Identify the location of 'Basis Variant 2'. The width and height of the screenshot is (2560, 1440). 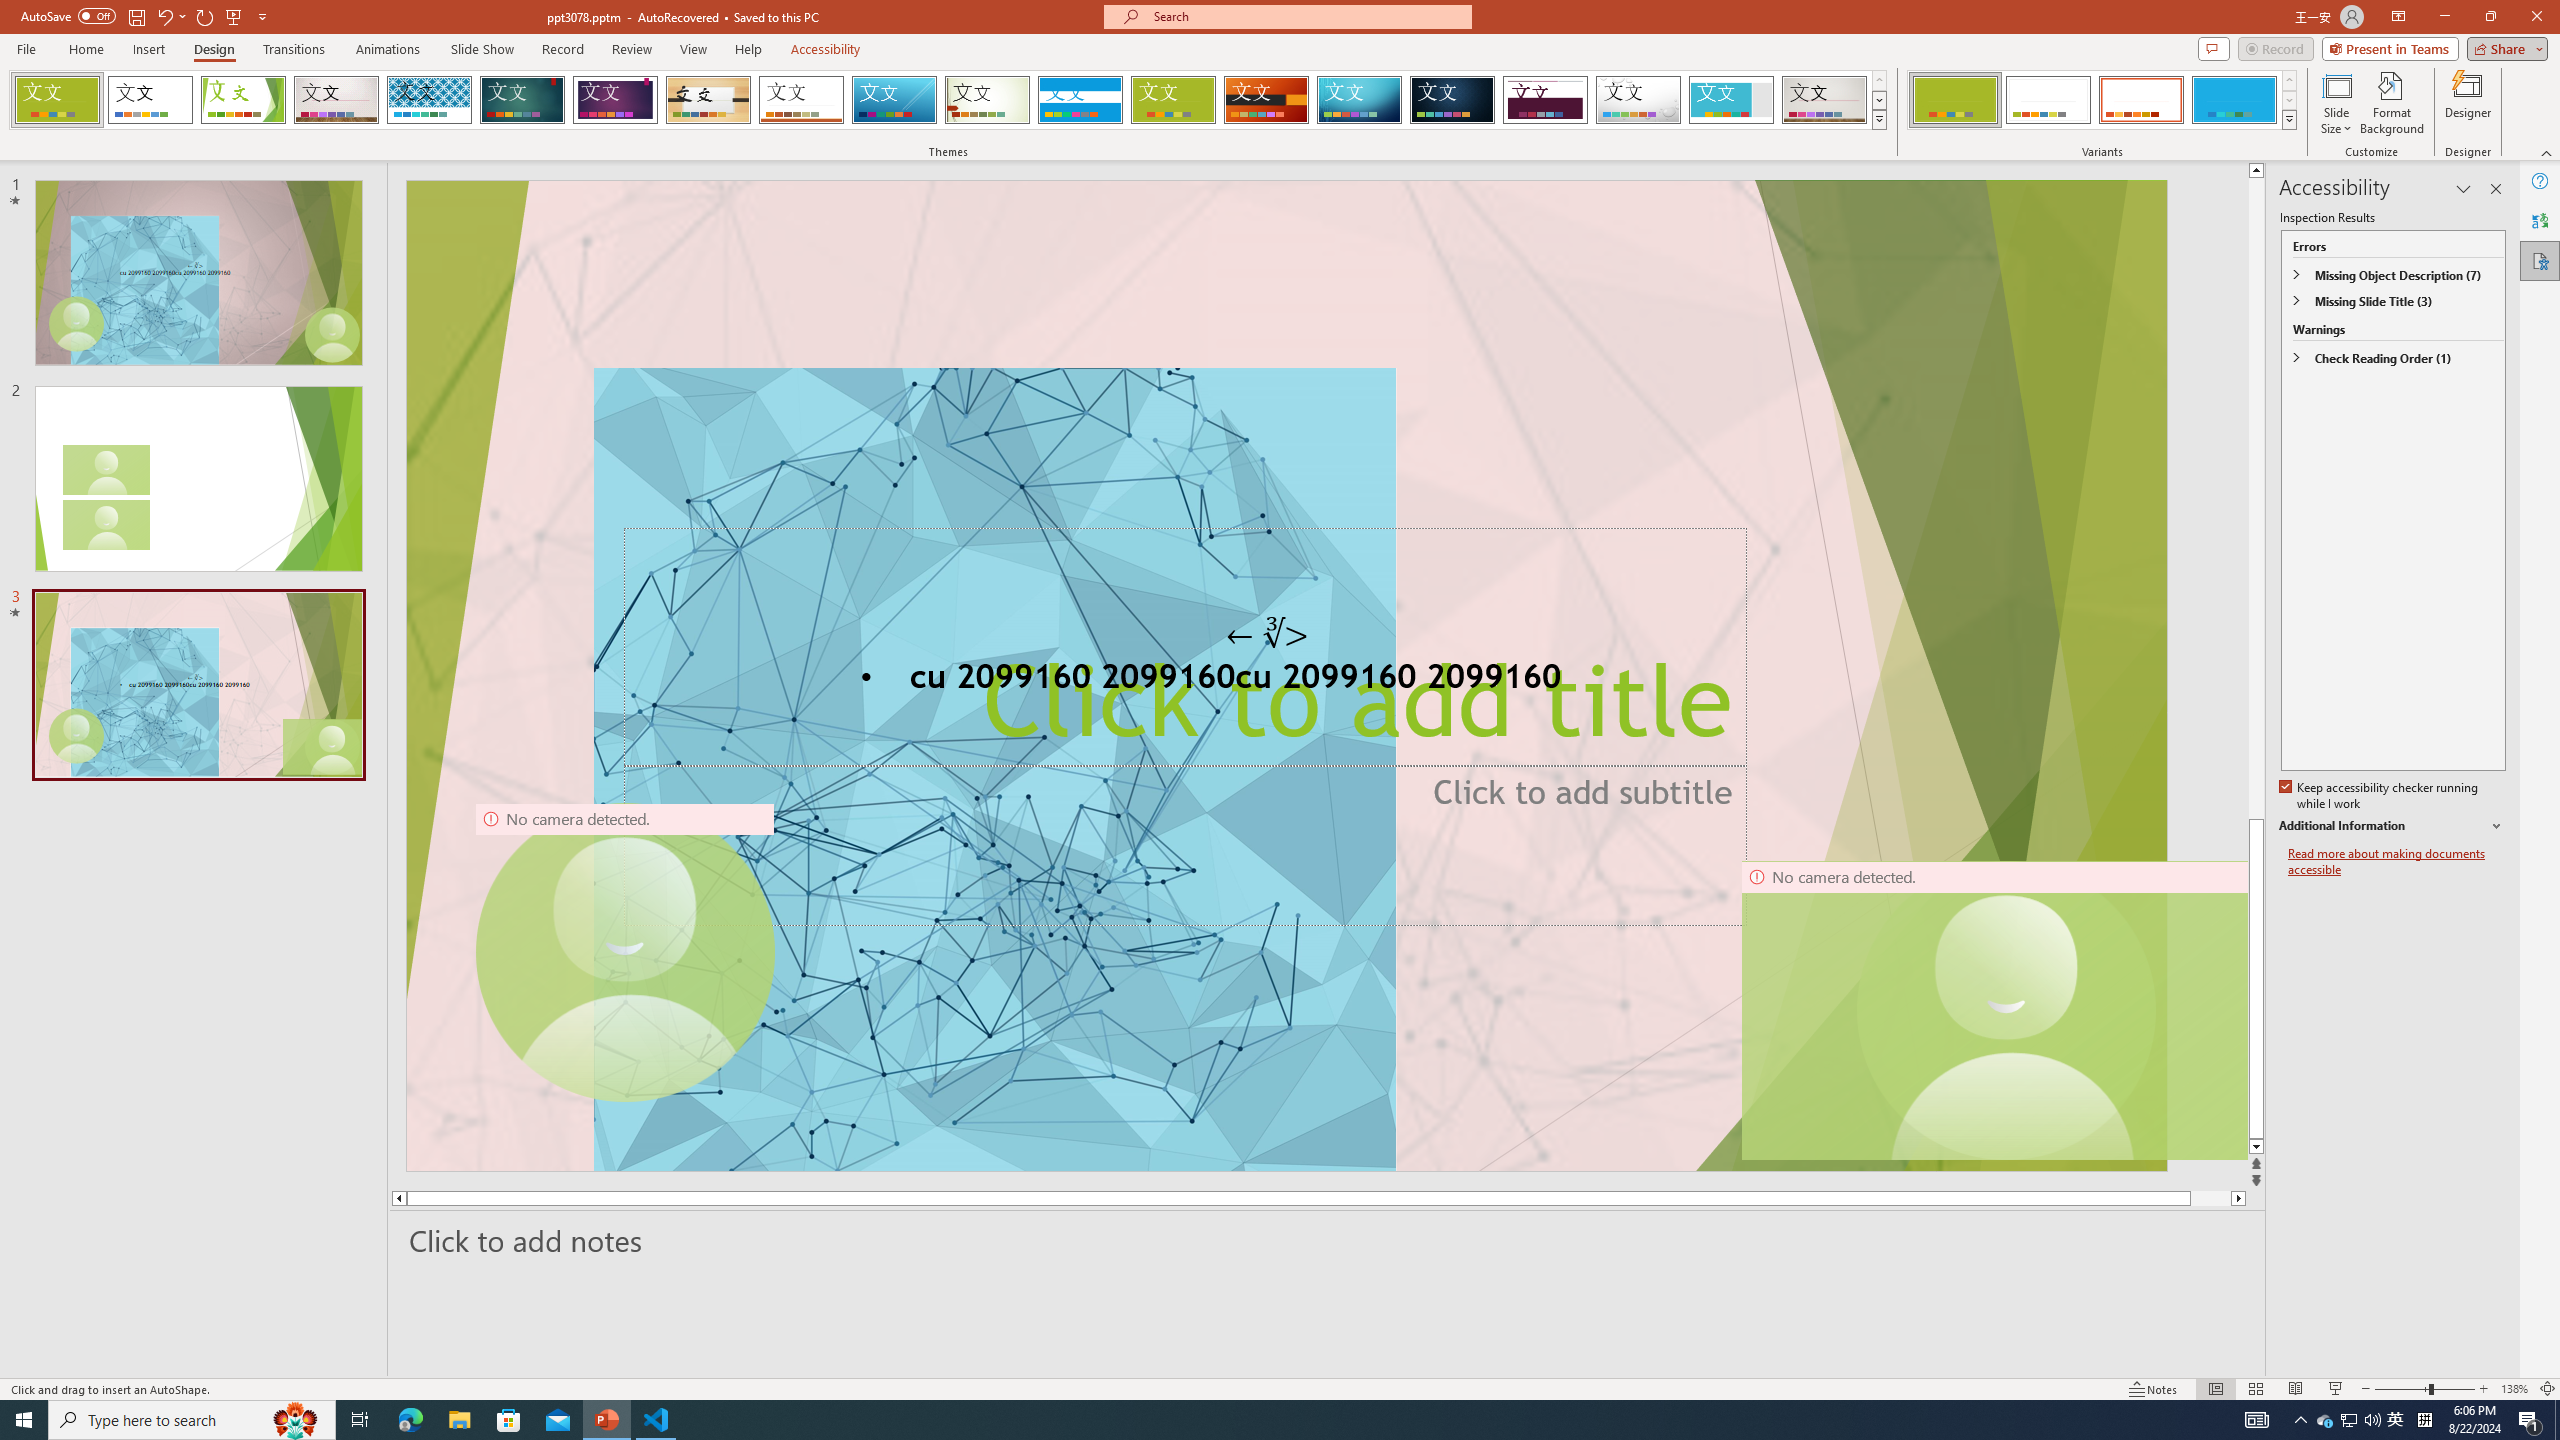
(2047, 99).